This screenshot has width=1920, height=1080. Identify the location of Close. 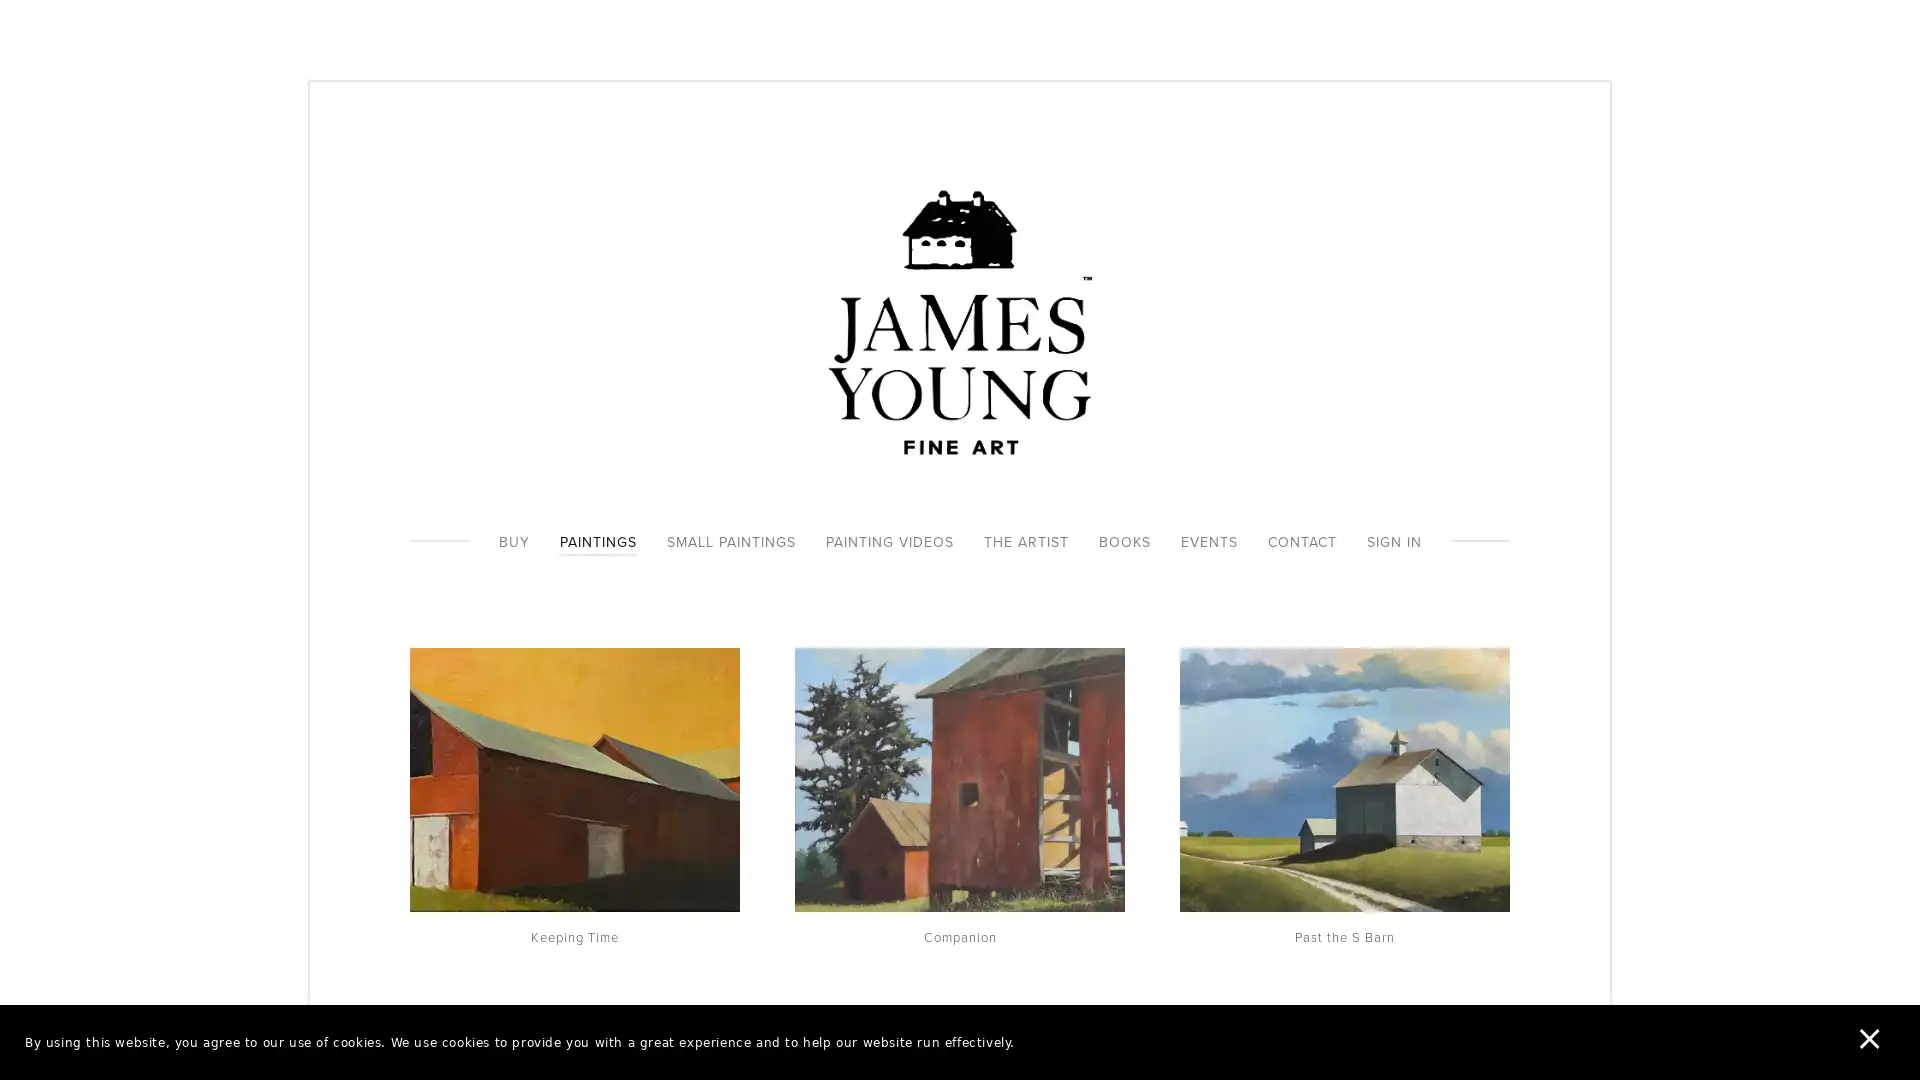
(1251, 353).